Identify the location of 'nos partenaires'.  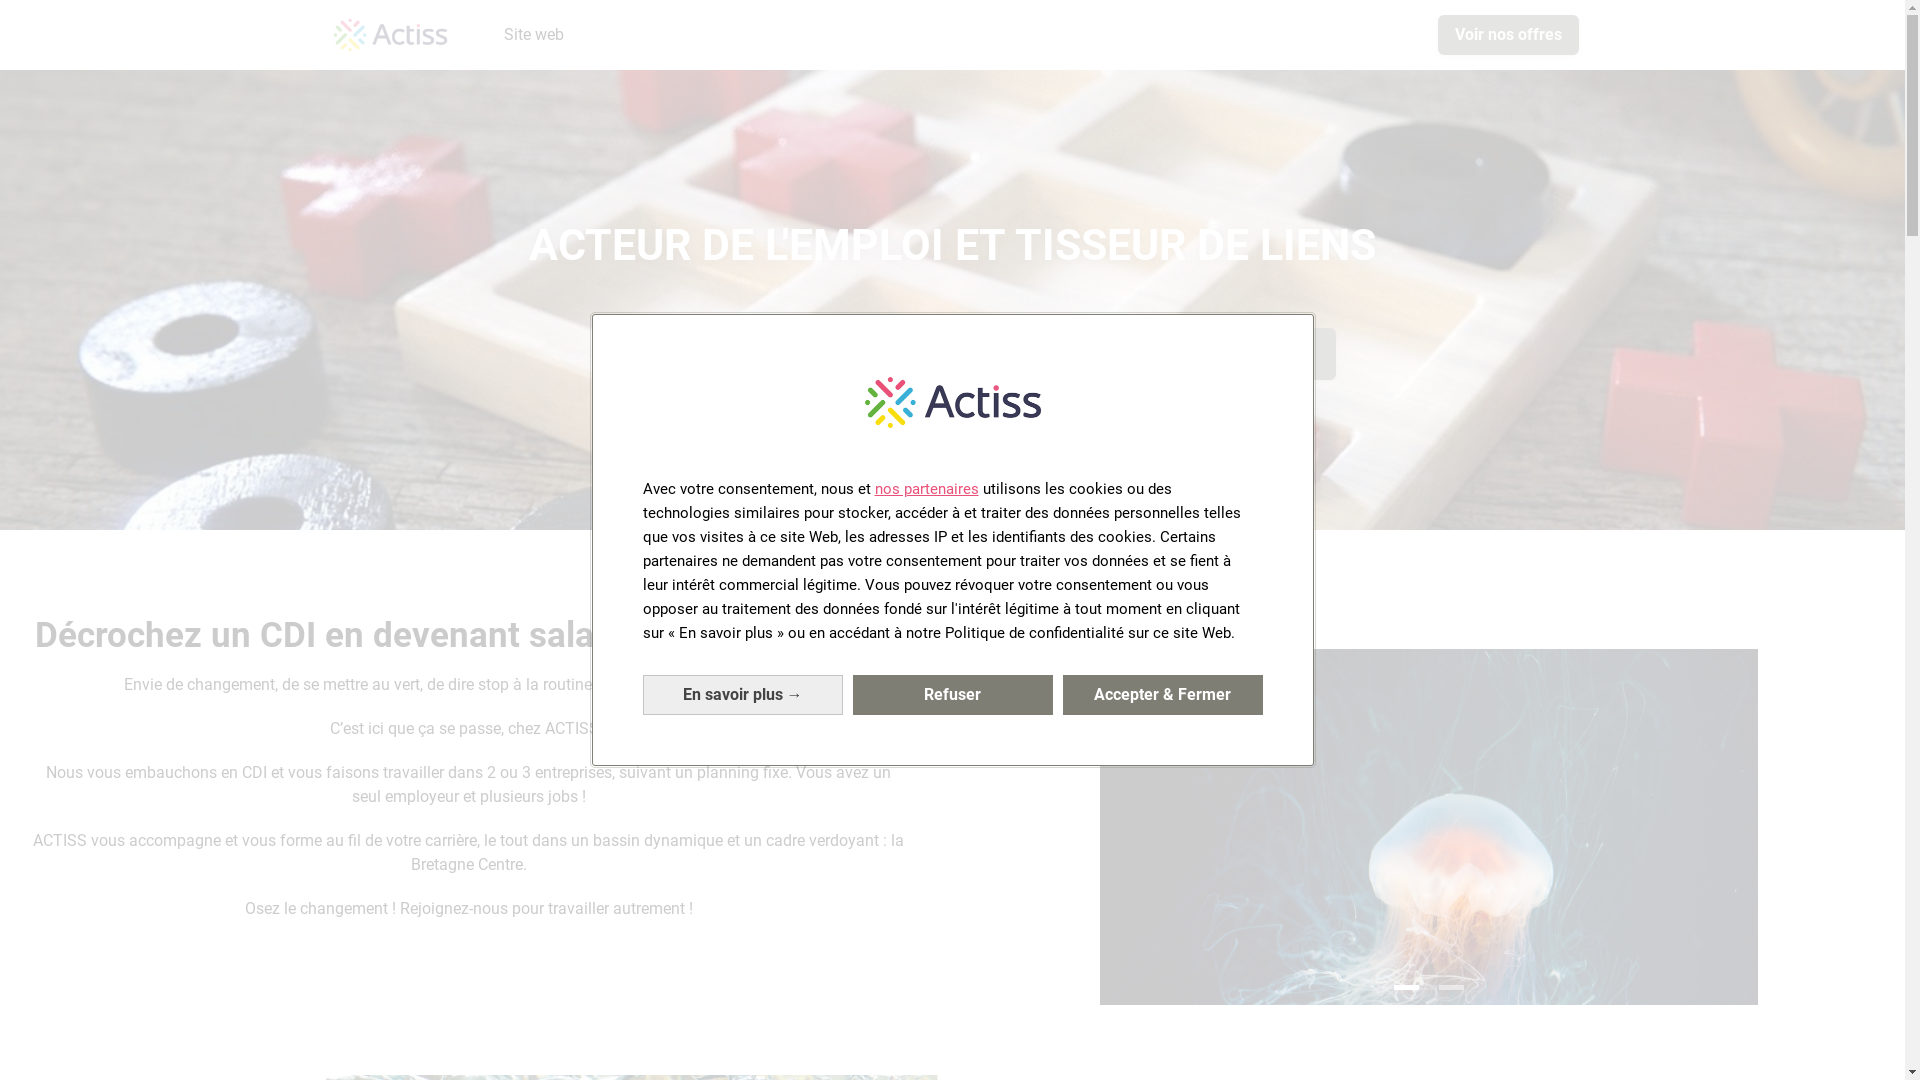
(925, 489).